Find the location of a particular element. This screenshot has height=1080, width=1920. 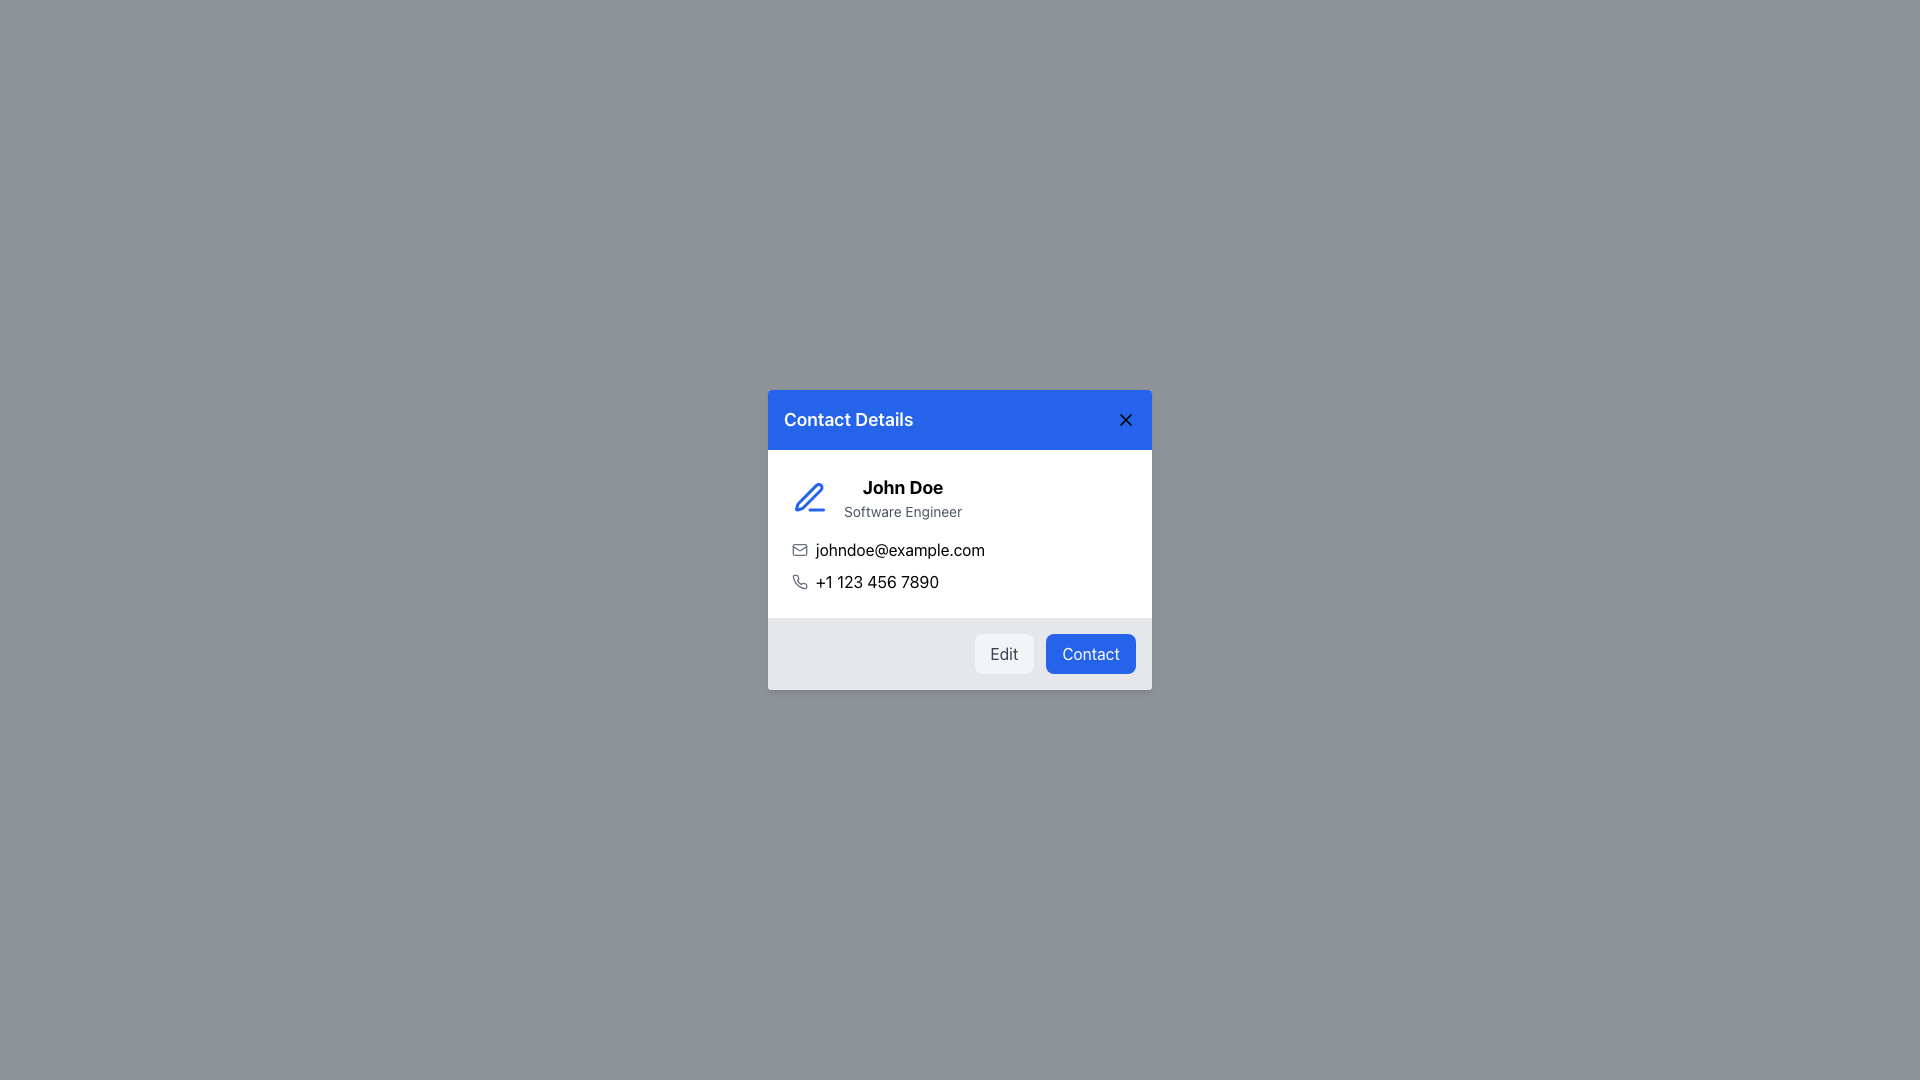

the text label displaying the contact phone number, located beneath the email address line and is located at coordinates (877, 582).